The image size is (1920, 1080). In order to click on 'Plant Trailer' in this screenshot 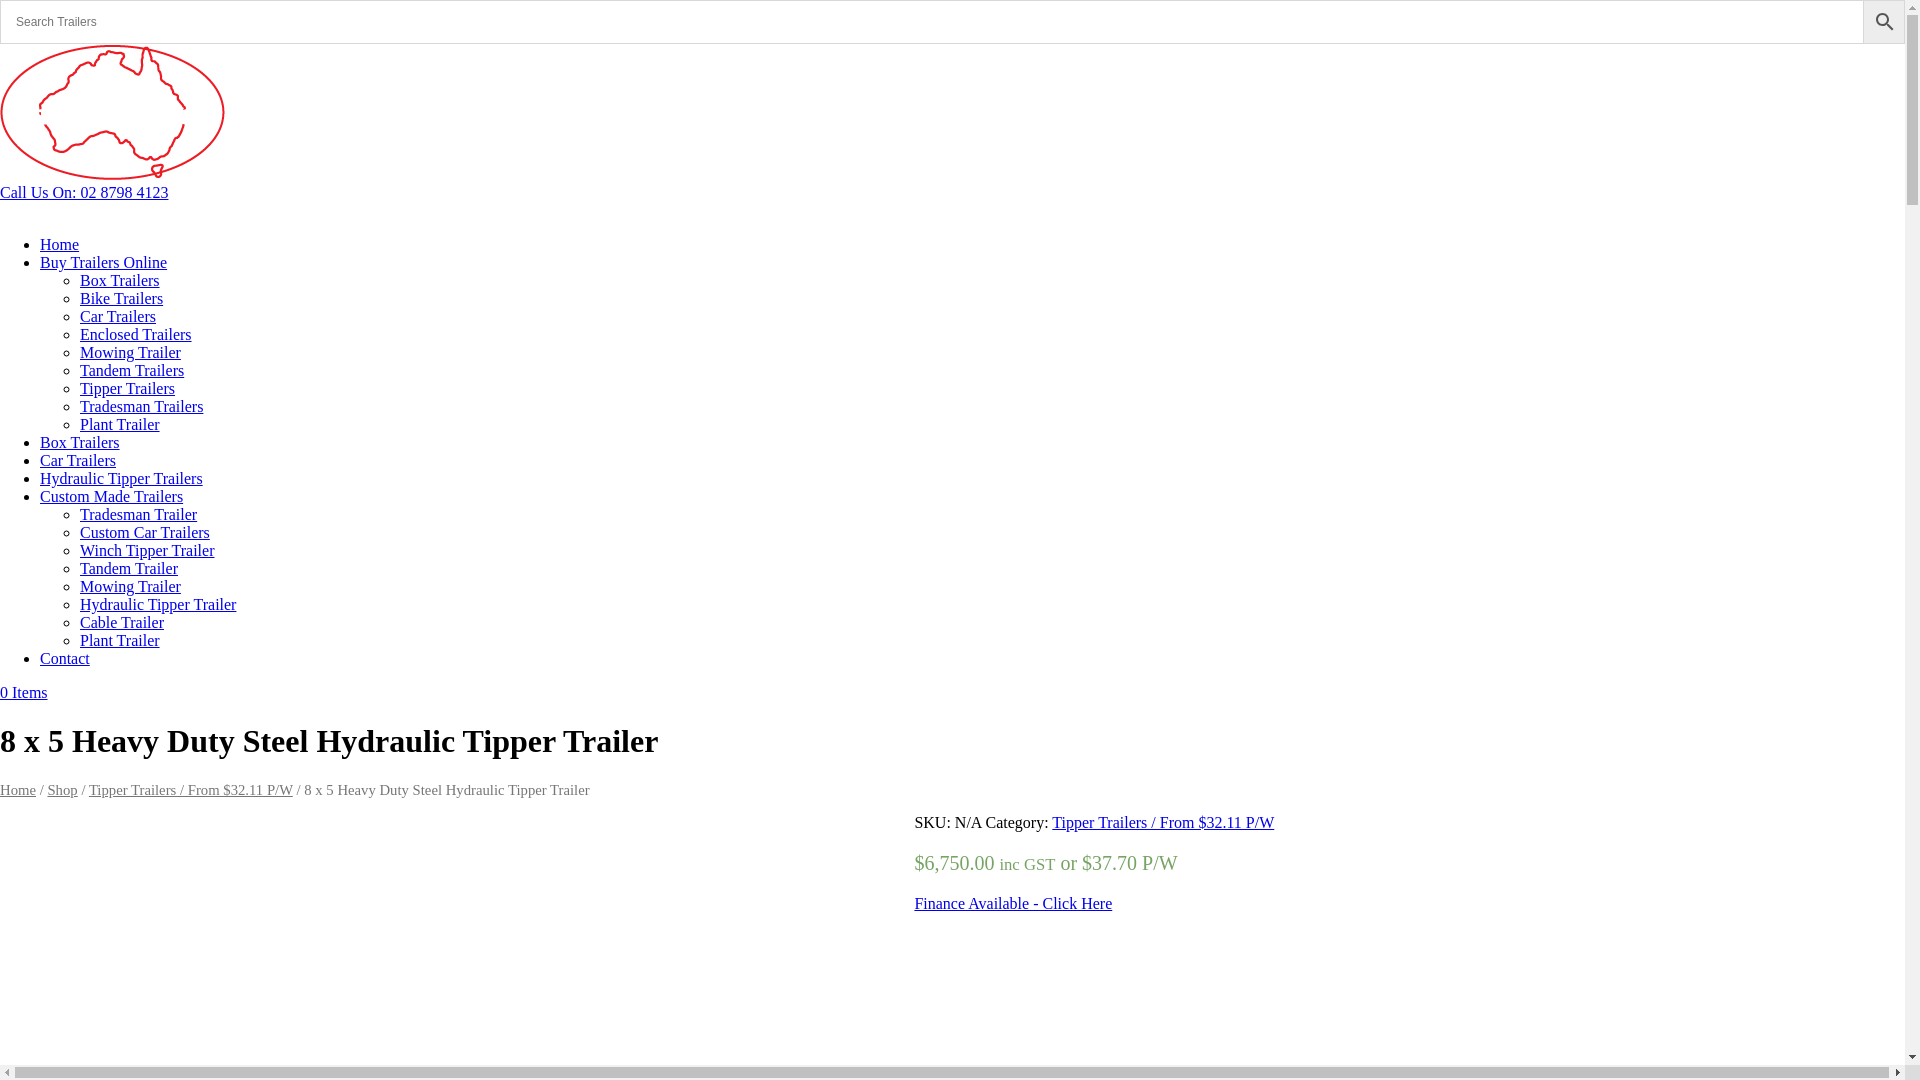, I will do `click(119, 423)`.